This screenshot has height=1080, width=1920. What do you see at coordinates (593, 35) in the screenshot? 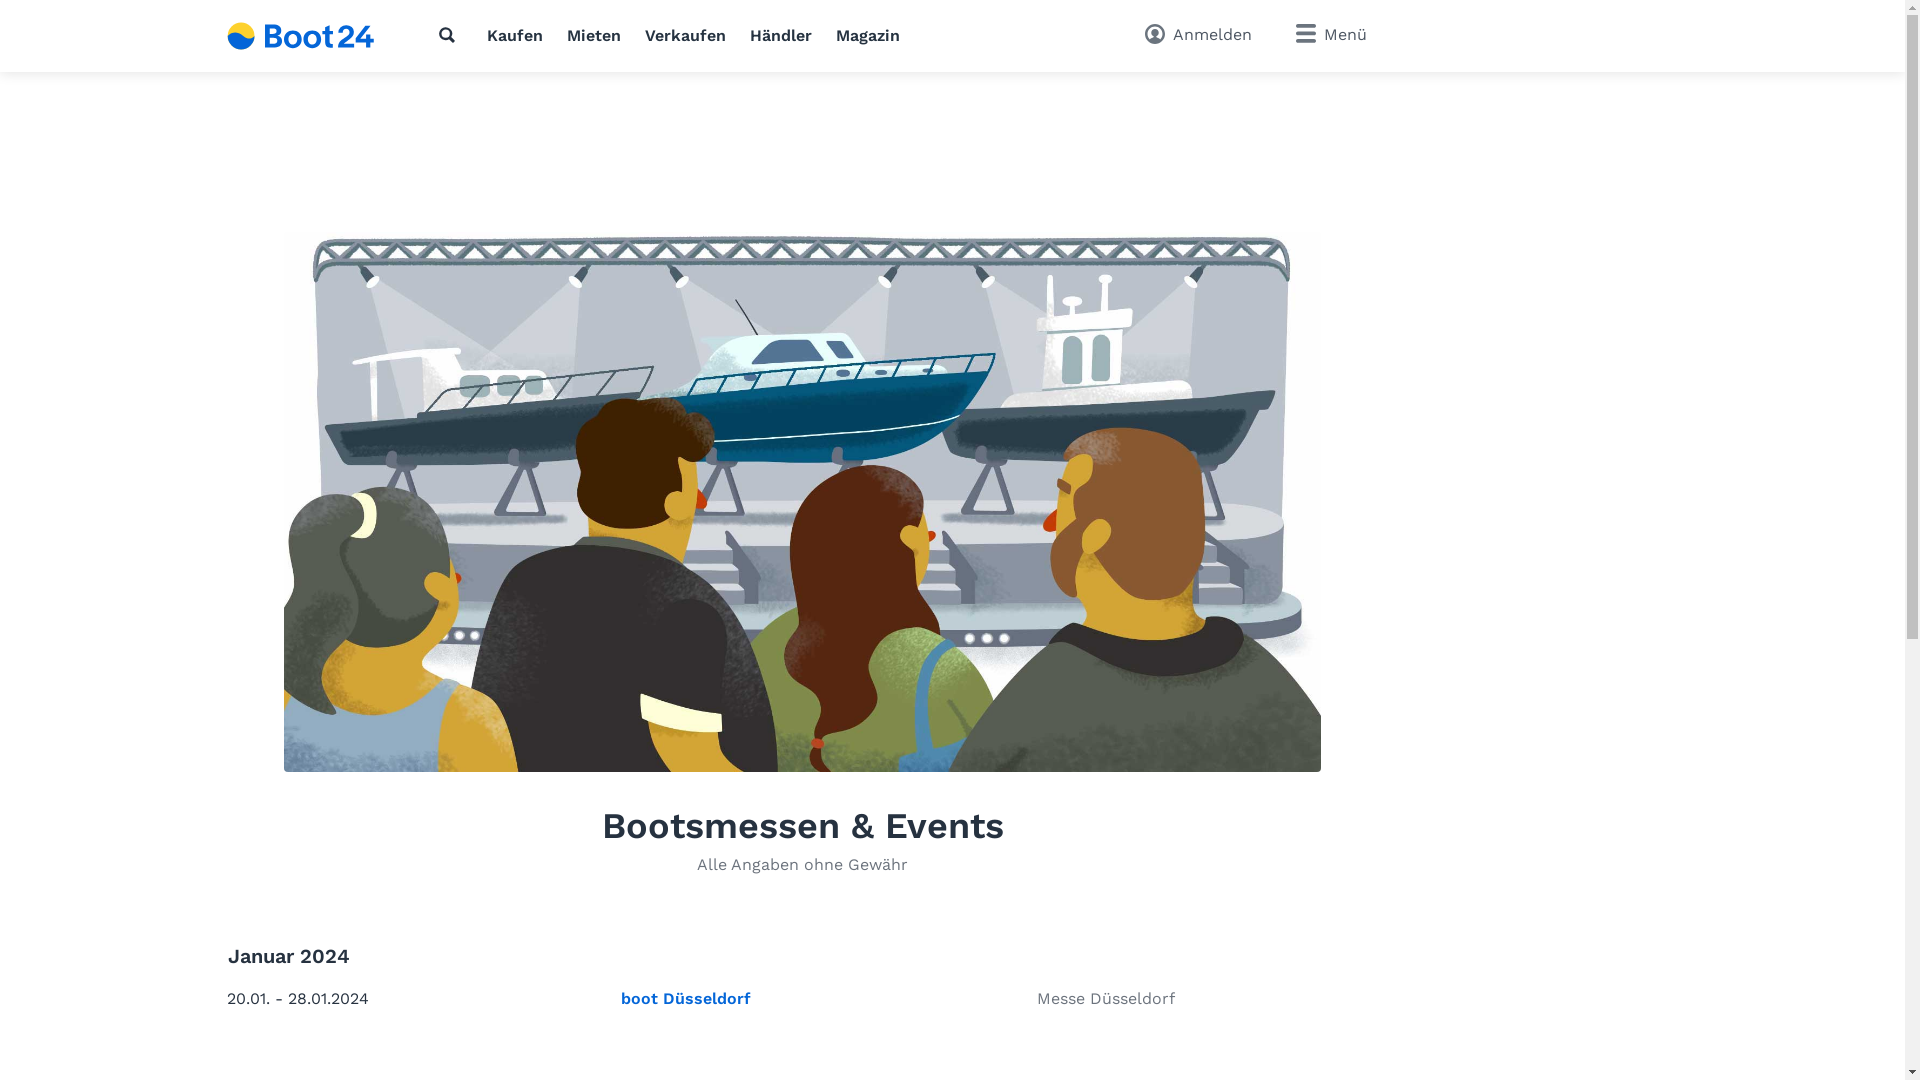
I see `'Mieten'` at bounding box center [593, 35].